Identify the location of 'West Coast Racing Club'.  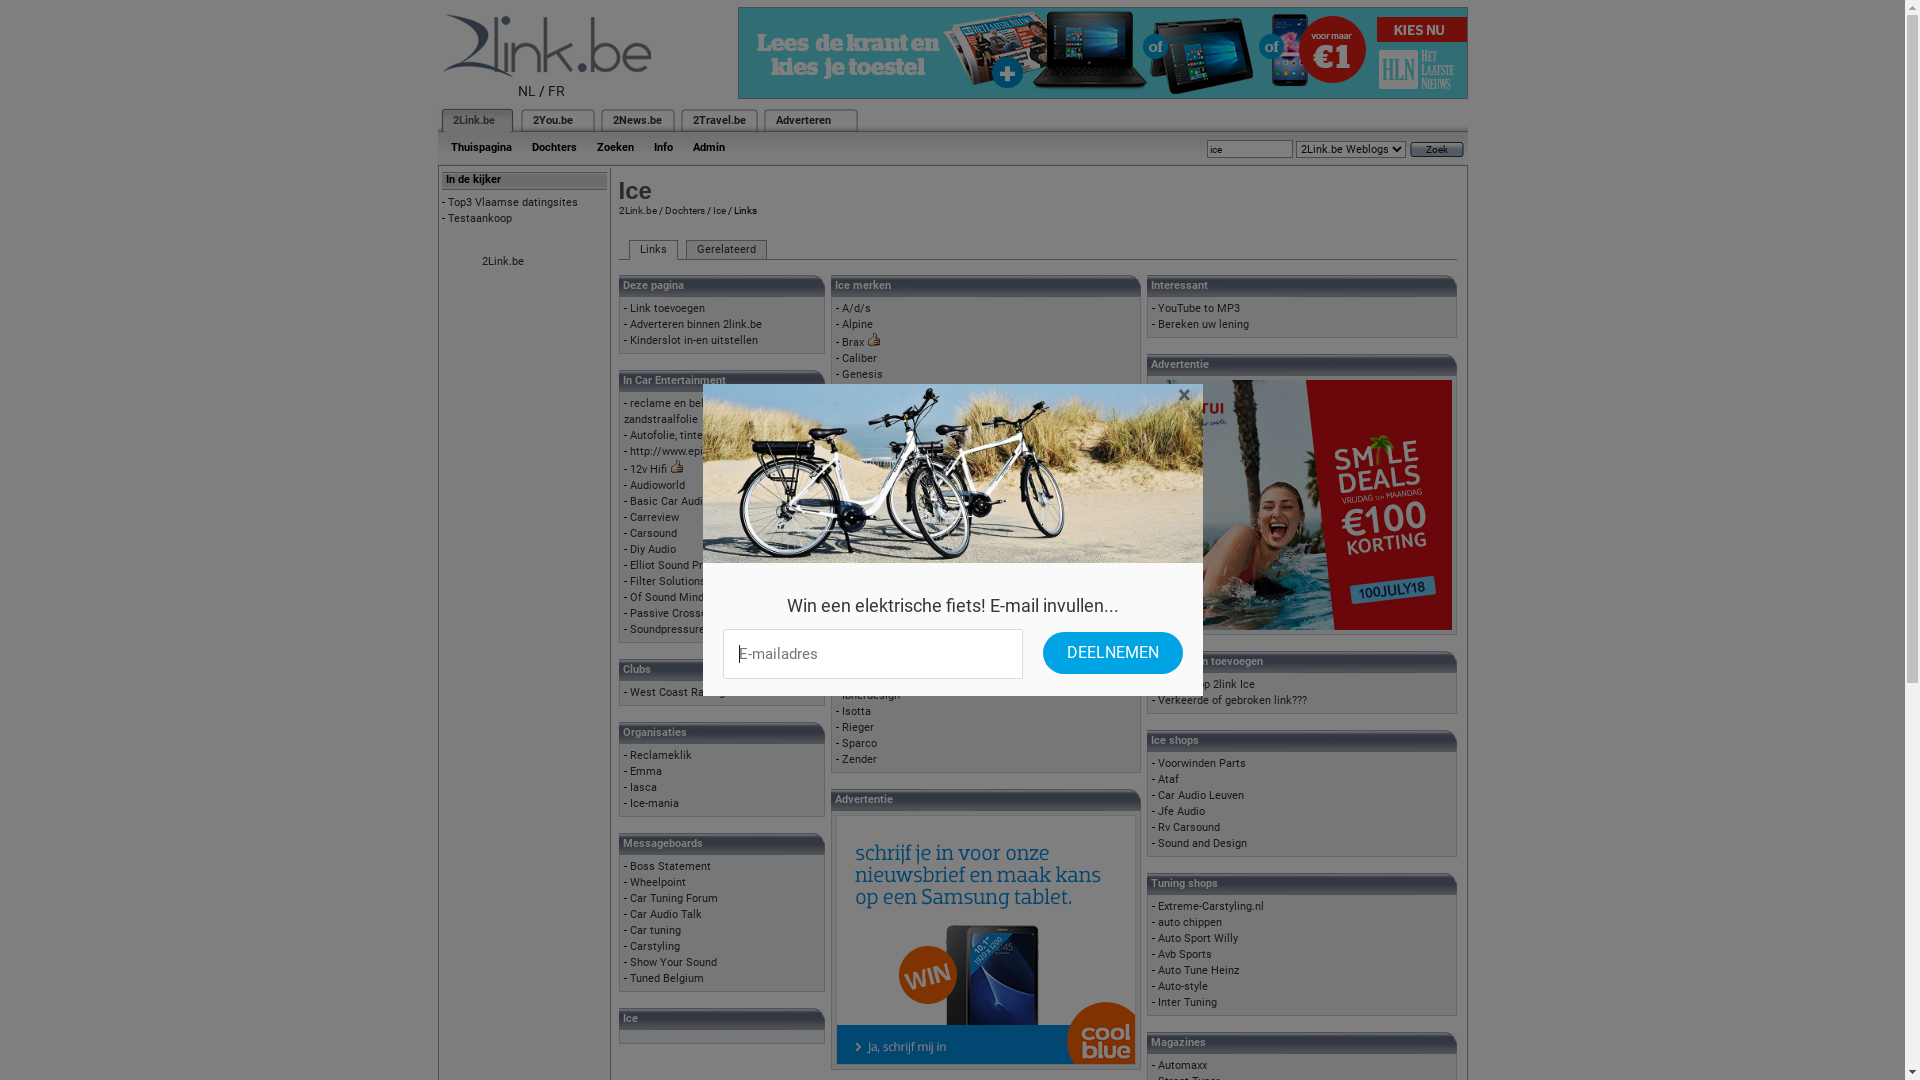
(690, 691).